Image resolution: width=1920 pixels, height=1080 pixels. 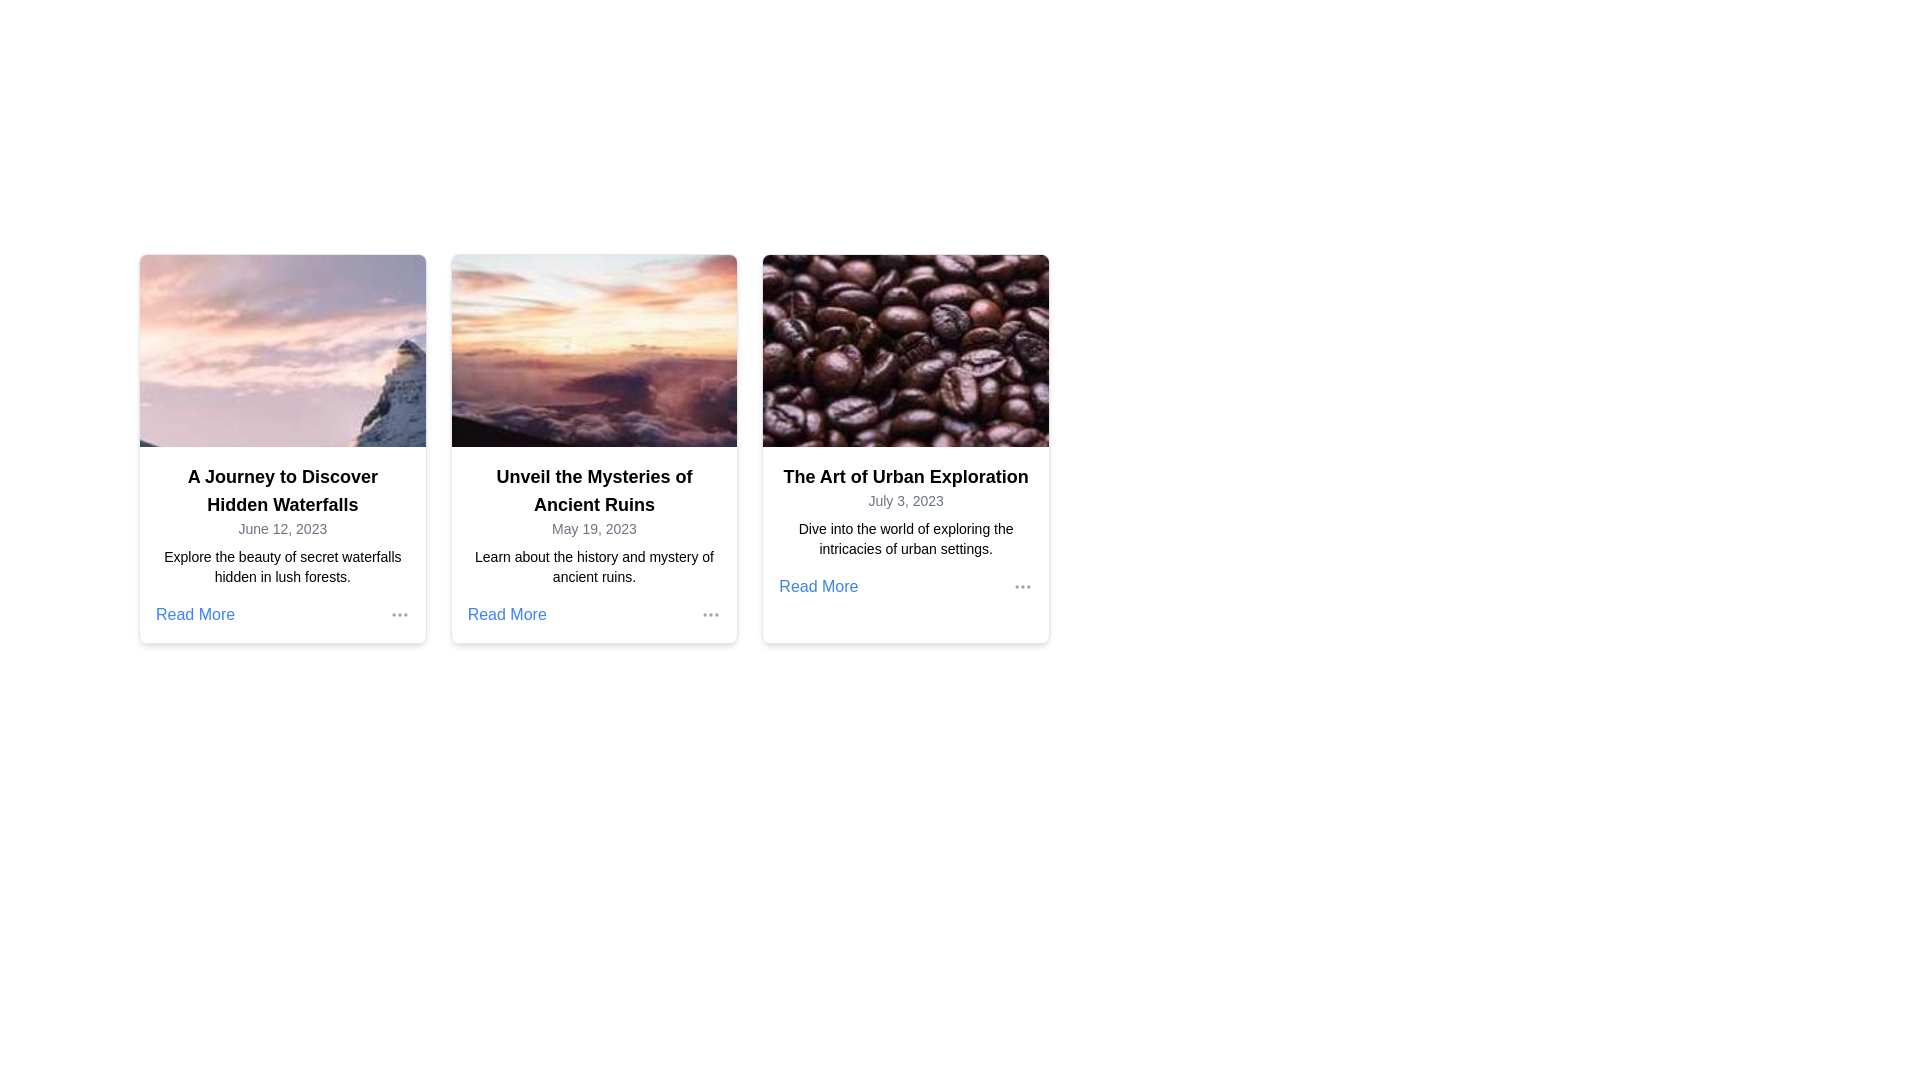 What do you see at coordinates (593, 350) in the screenshot?
I see `the landscape image featuring a cloudy and orange-toned sky, located at the top of the central card titled 'Unveil the Mysteries of Ancient Ruins'` at bounding box center [593, 350].